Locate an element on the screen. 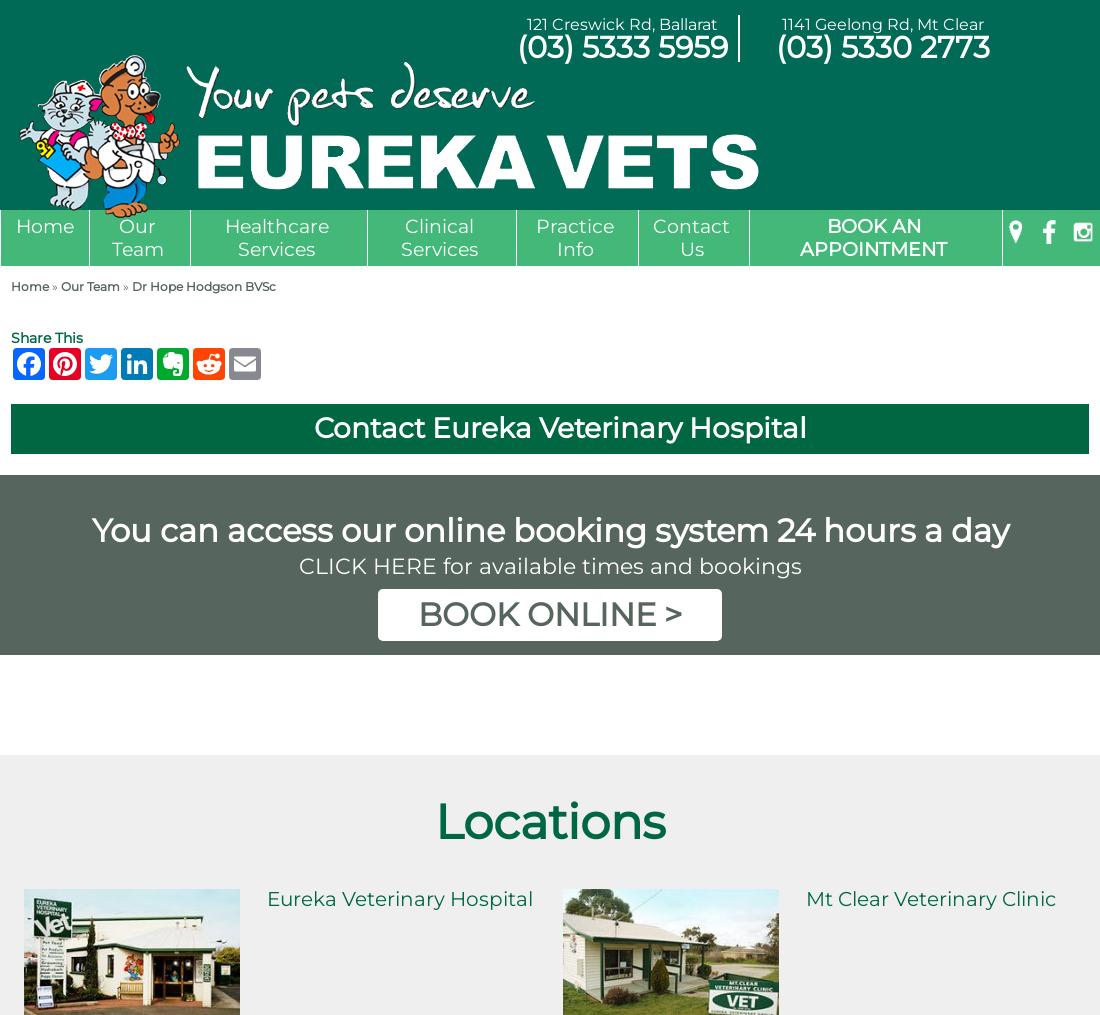 The image size is (1100, 1015). 'Flea and Tick Control' is located at coordinates (281, 473).